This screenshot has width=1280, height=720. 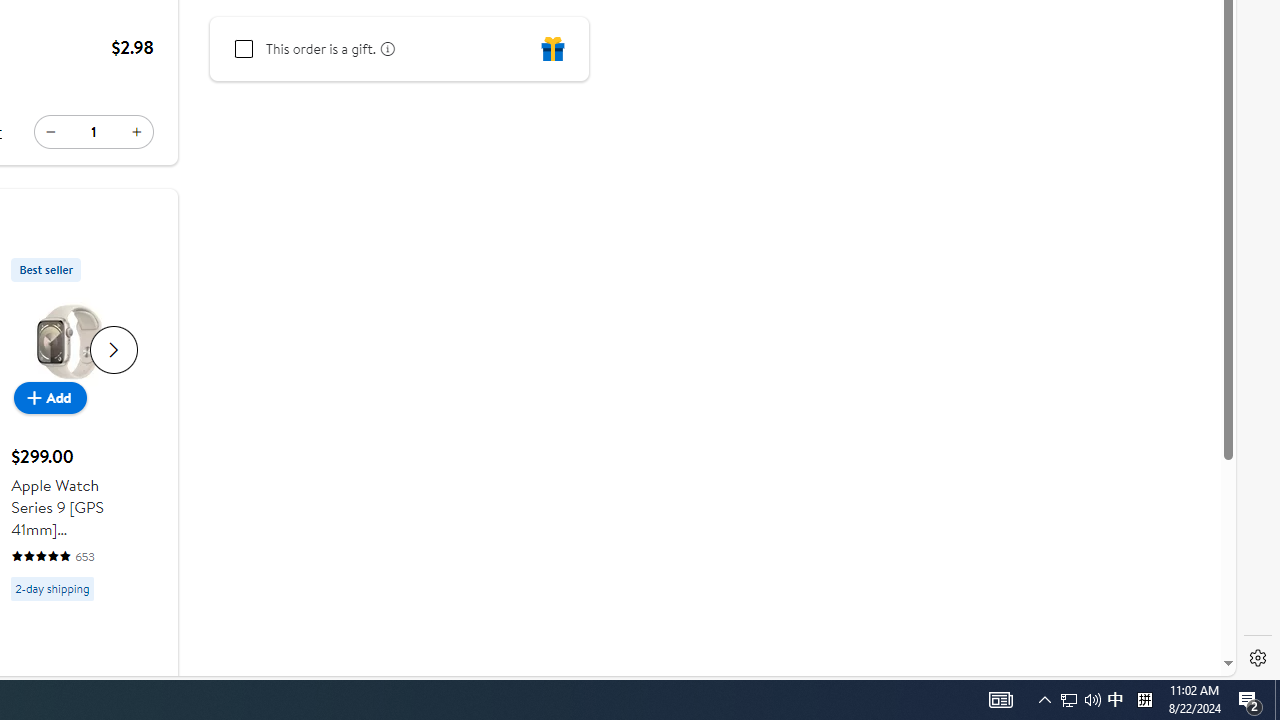 What do you see at coordinates (112, 348) in the screenshot?
I see `'Next slide for horizontalScrollerRecommendations list'` at bounding box center [112, 348].